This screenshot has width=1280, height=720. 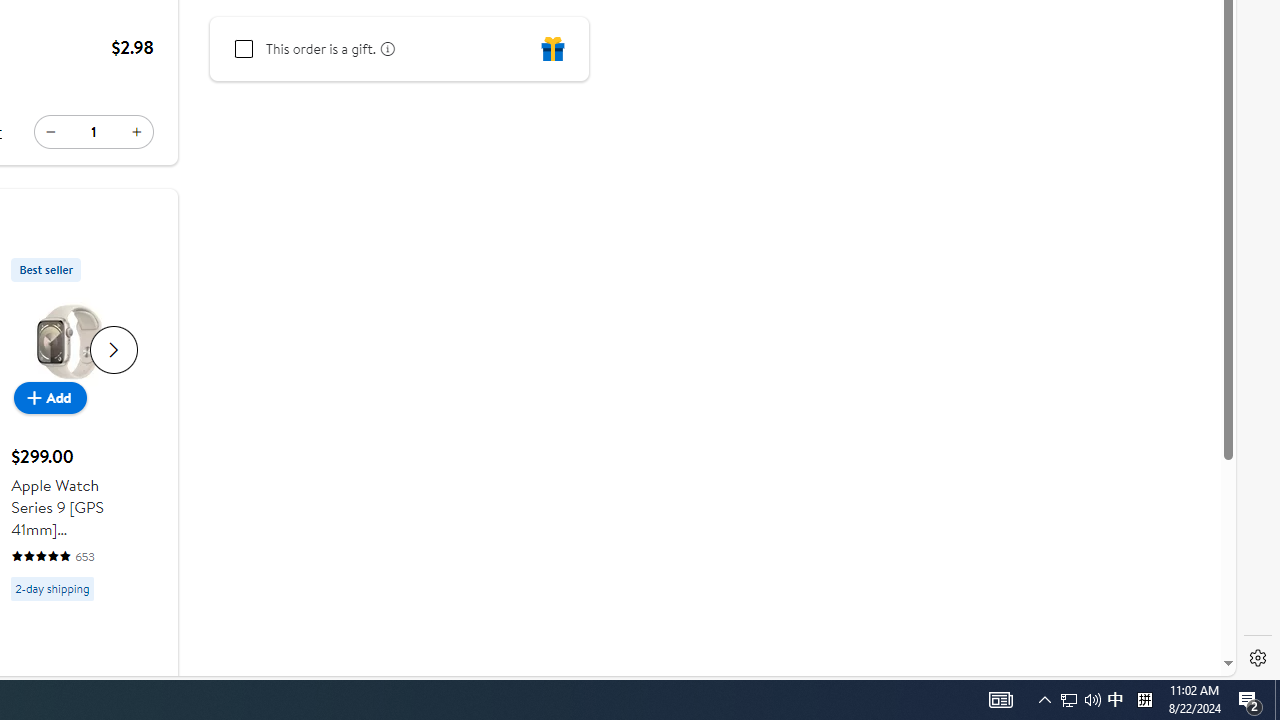 What do you see at coordinates (112, 348) in the screenshot?
I see `'Next slide for horizontalScrollerRecommendations list'` at bounding box center [112, 348].